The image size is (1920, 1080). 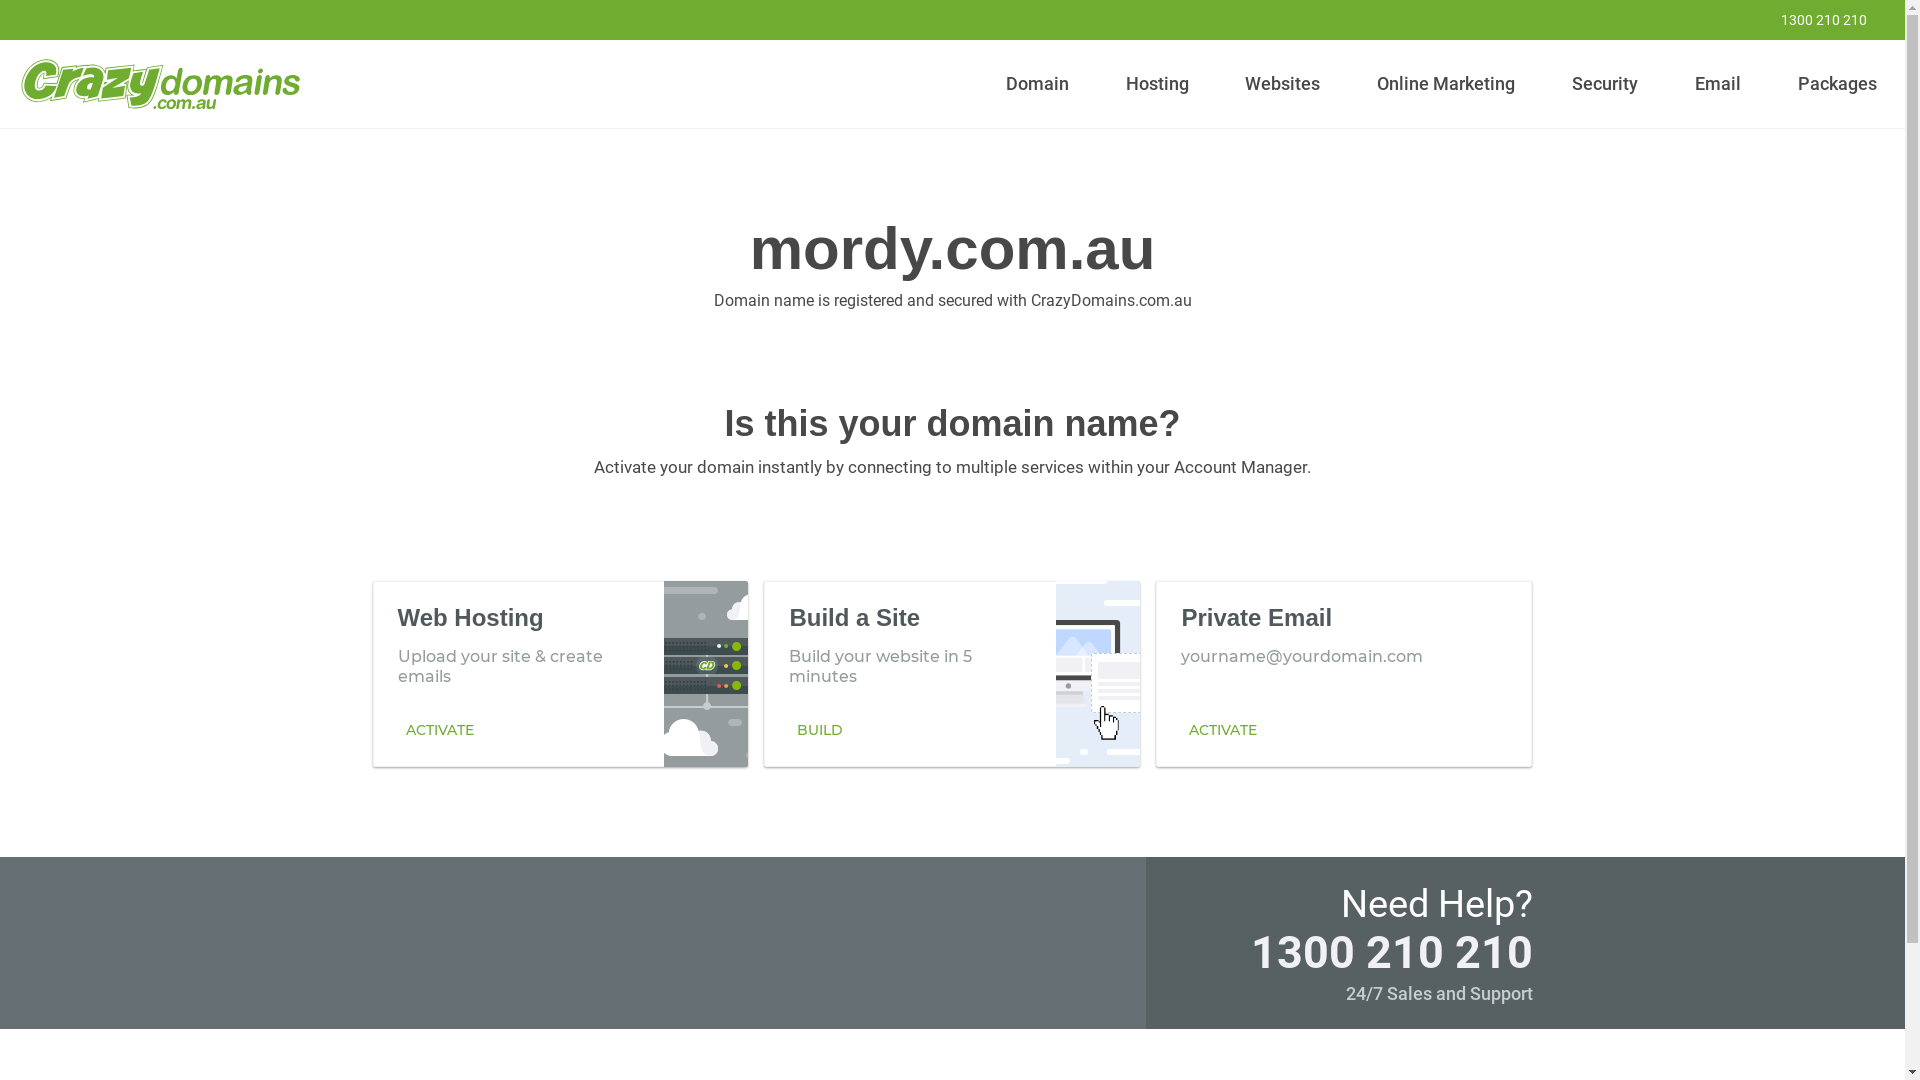 What do you see at coordinates (1810, 19) in the screenshot?
I see `'1300 210 210'` at bounding box center [1810, 19].